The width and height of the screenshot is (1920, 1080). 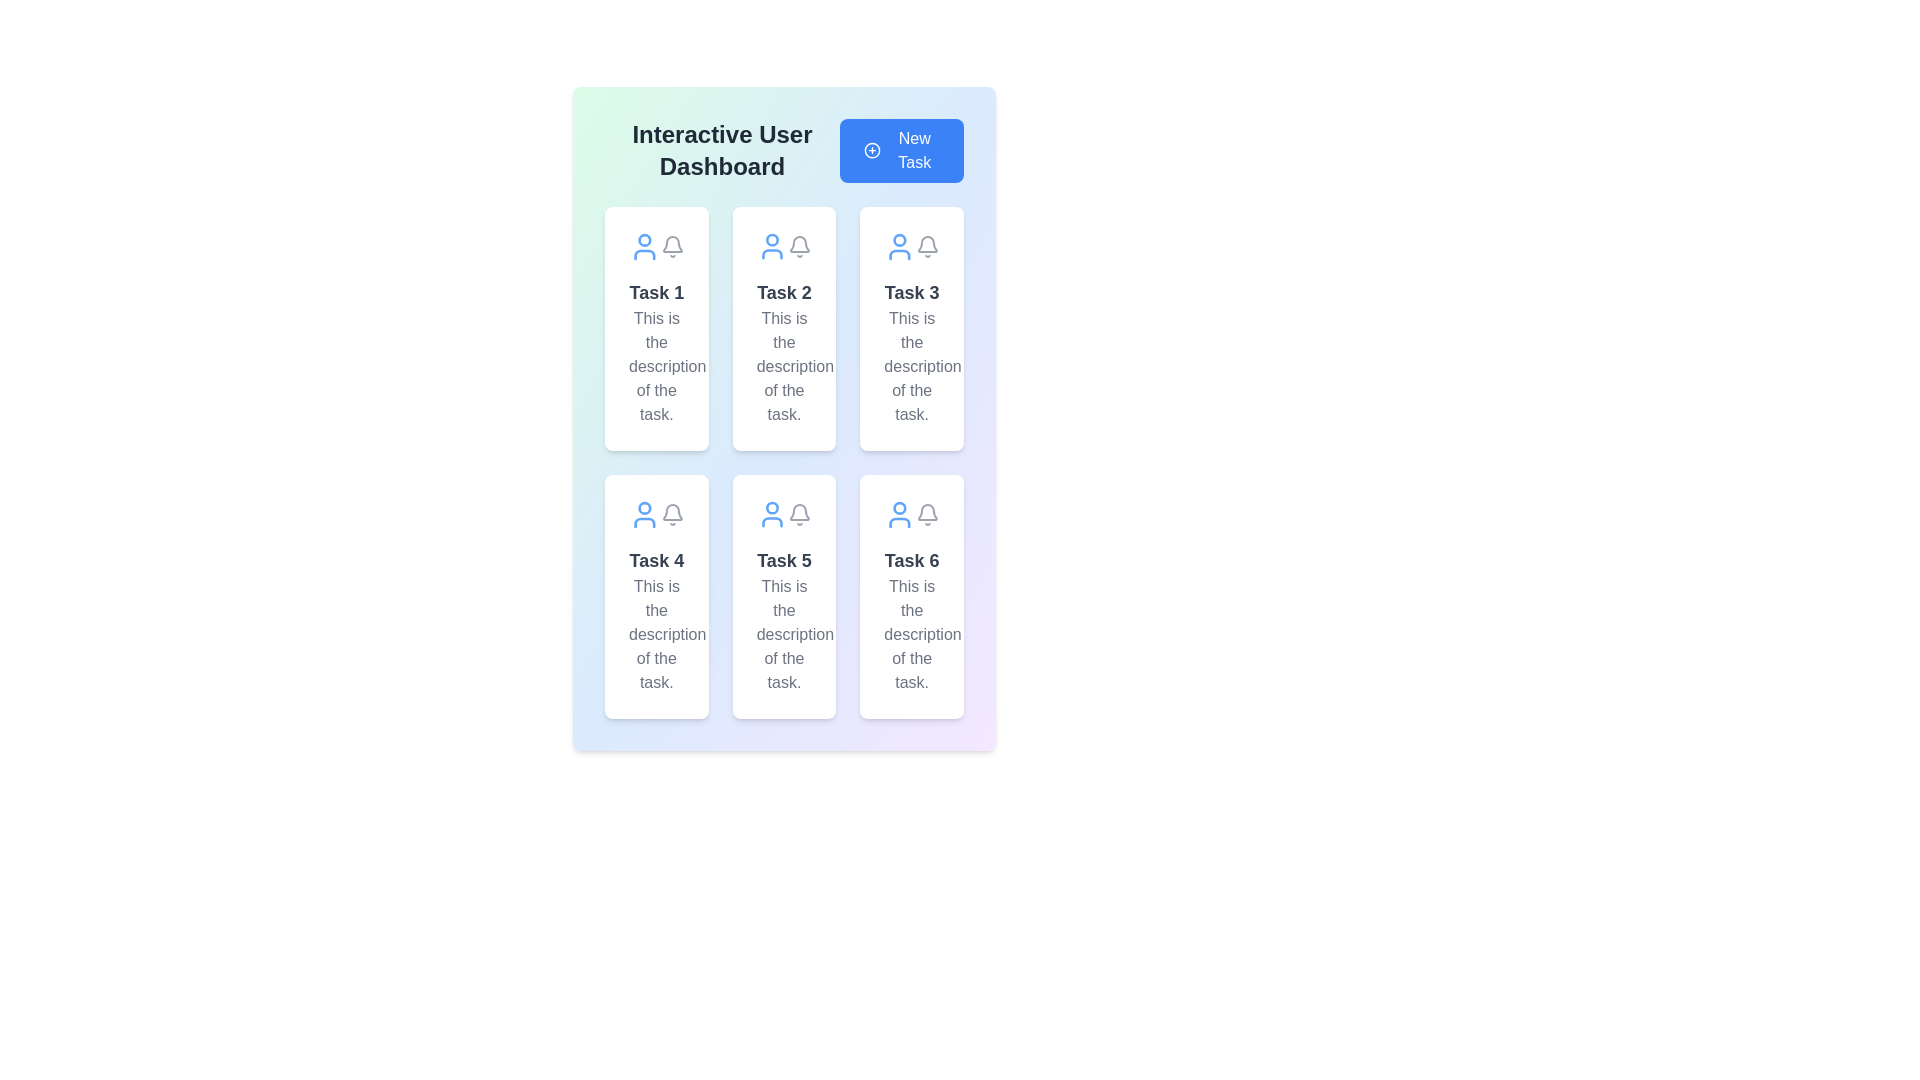 I want to click on the Icon group (user and notification icons) located at the top-left corner of Task 4 card, so click(x=656, y=514).